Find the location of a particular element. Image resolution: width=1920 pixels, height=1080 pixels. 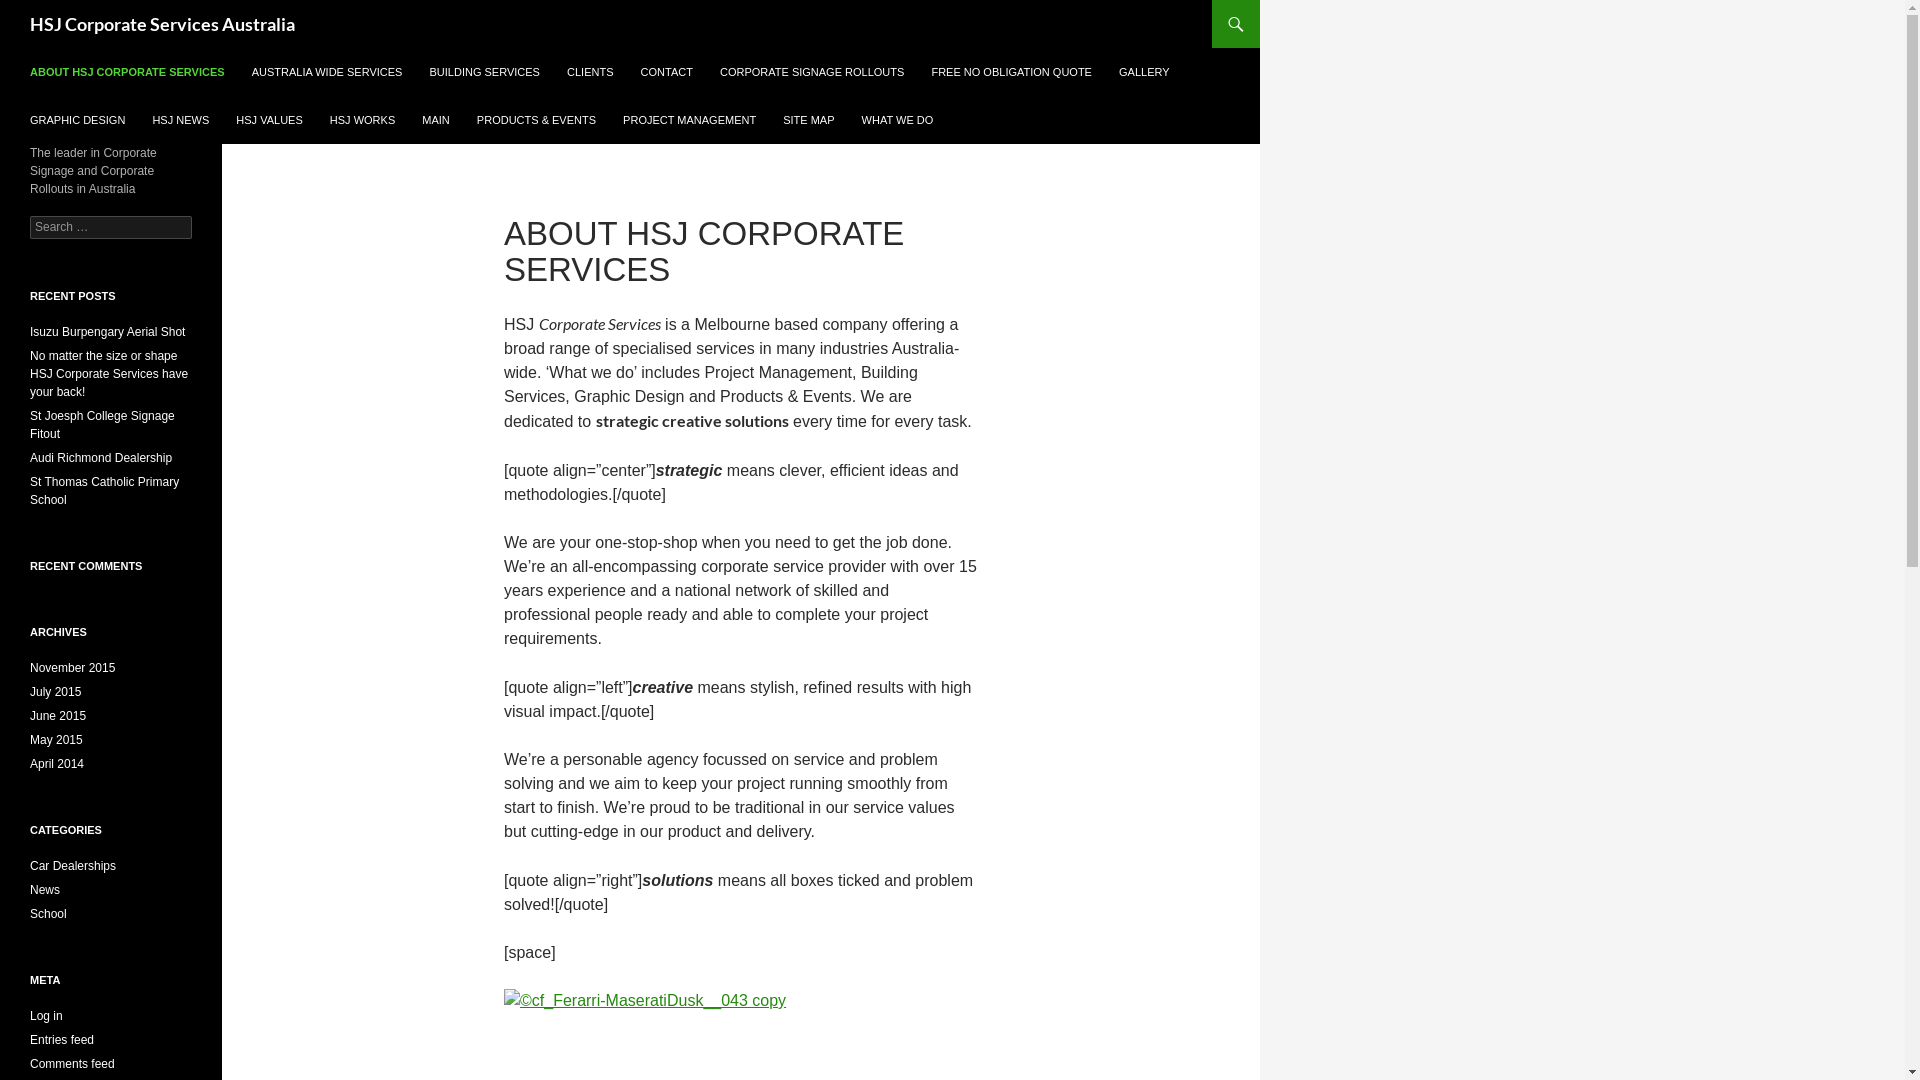

'HSJ VALUES' is located at coordinates (224, 119).